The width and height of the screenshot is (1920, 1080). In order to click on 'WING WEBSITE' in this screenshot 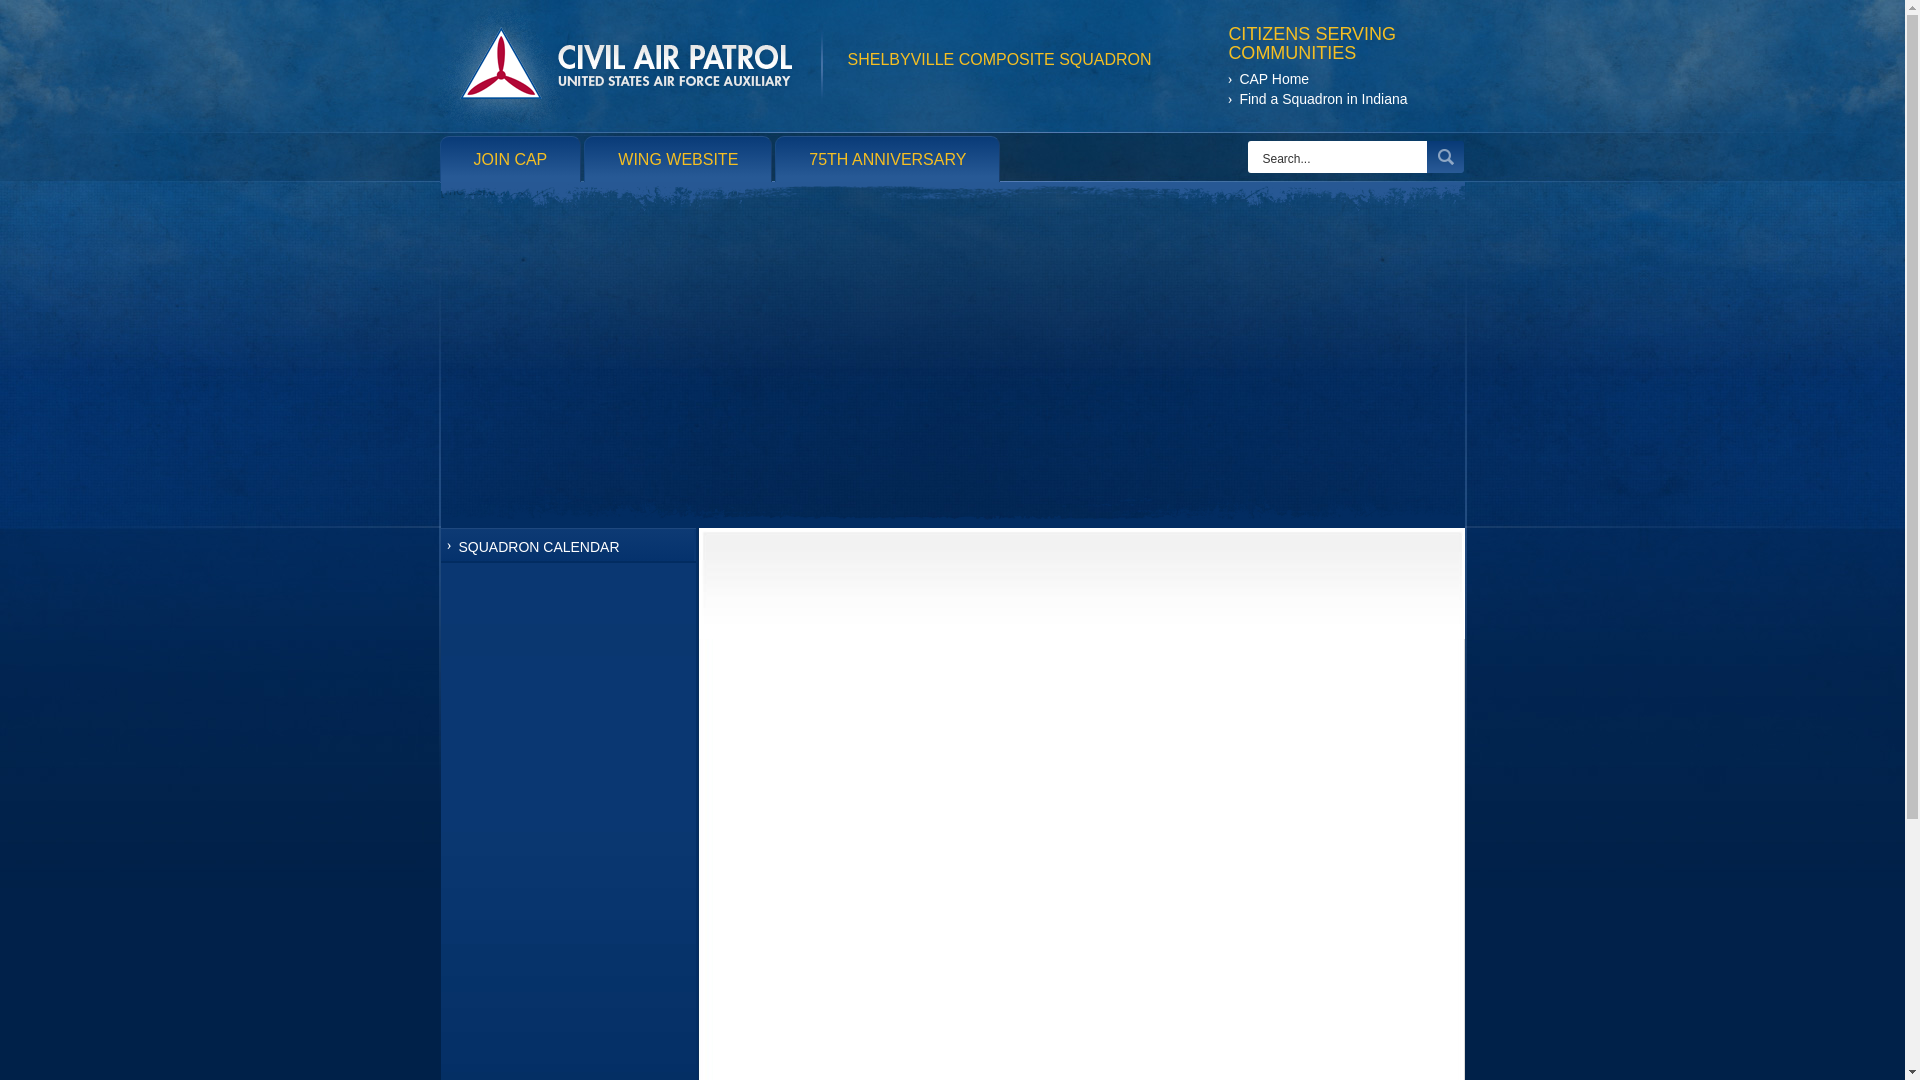, I will do `click(677, 158)`.